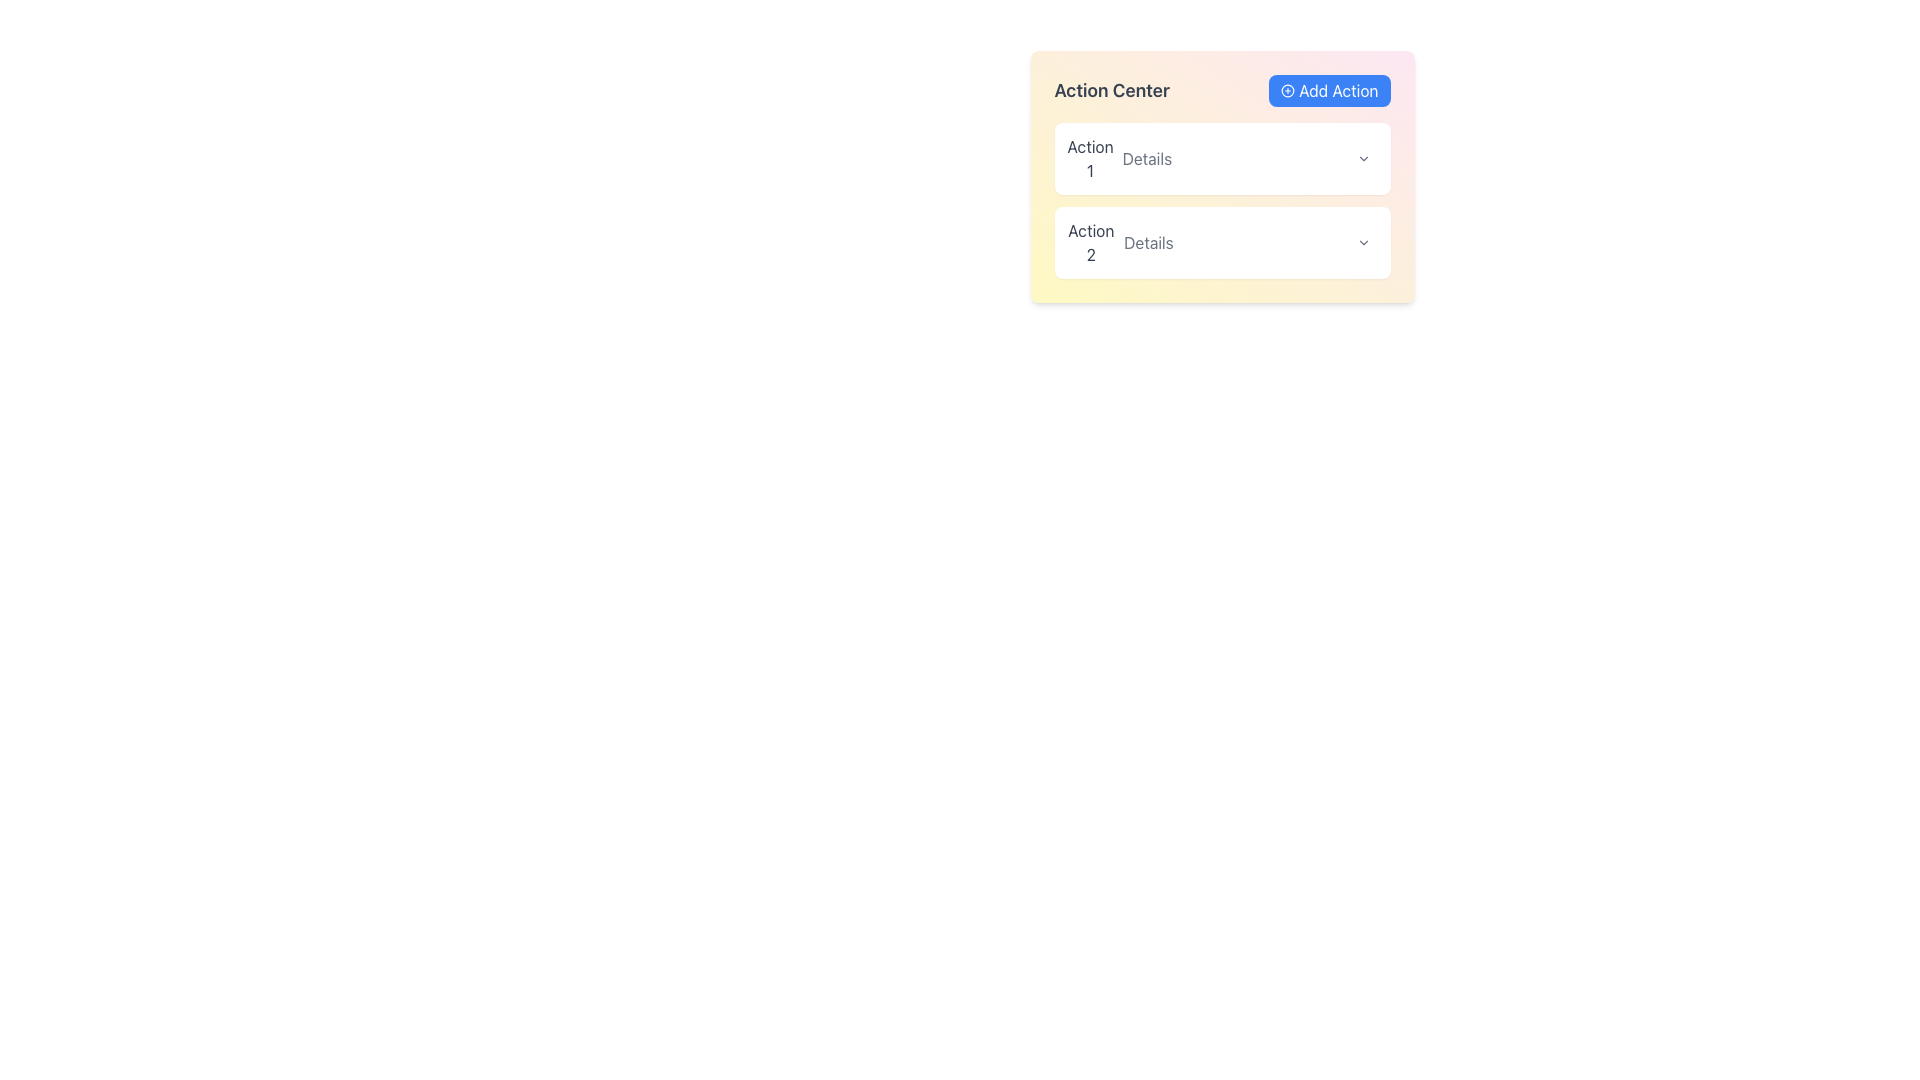  Describe the element at coordinates (1288, 91) in the screenshot. I see `the circular SVG icon with a plus sign in its center, which is located inside the 'Add Action' button in the top-right corner of the 'Action Center' panel` at that location.